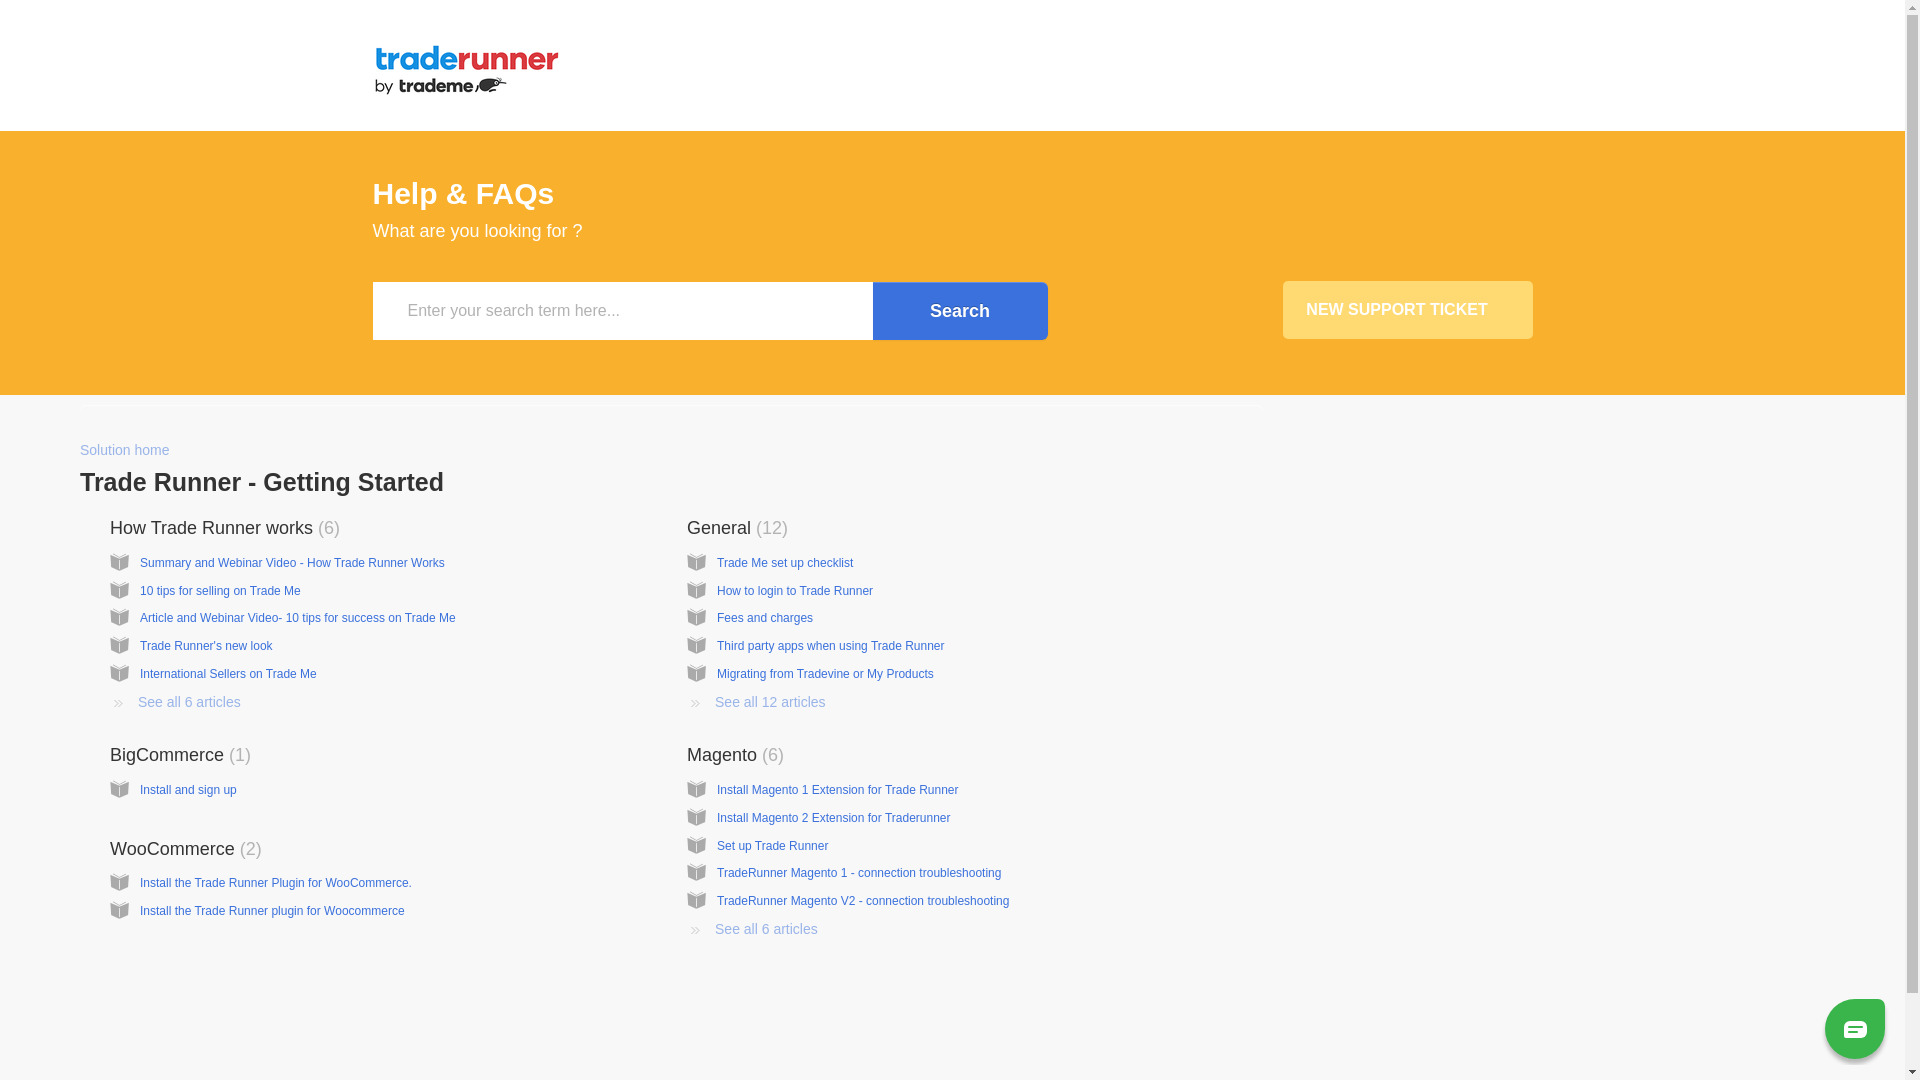  Describe the element at coordinates (296, 616) in the screenshot. I see `'Article and Webinar Video- 10 tips for success on Trade Me'` at that location.